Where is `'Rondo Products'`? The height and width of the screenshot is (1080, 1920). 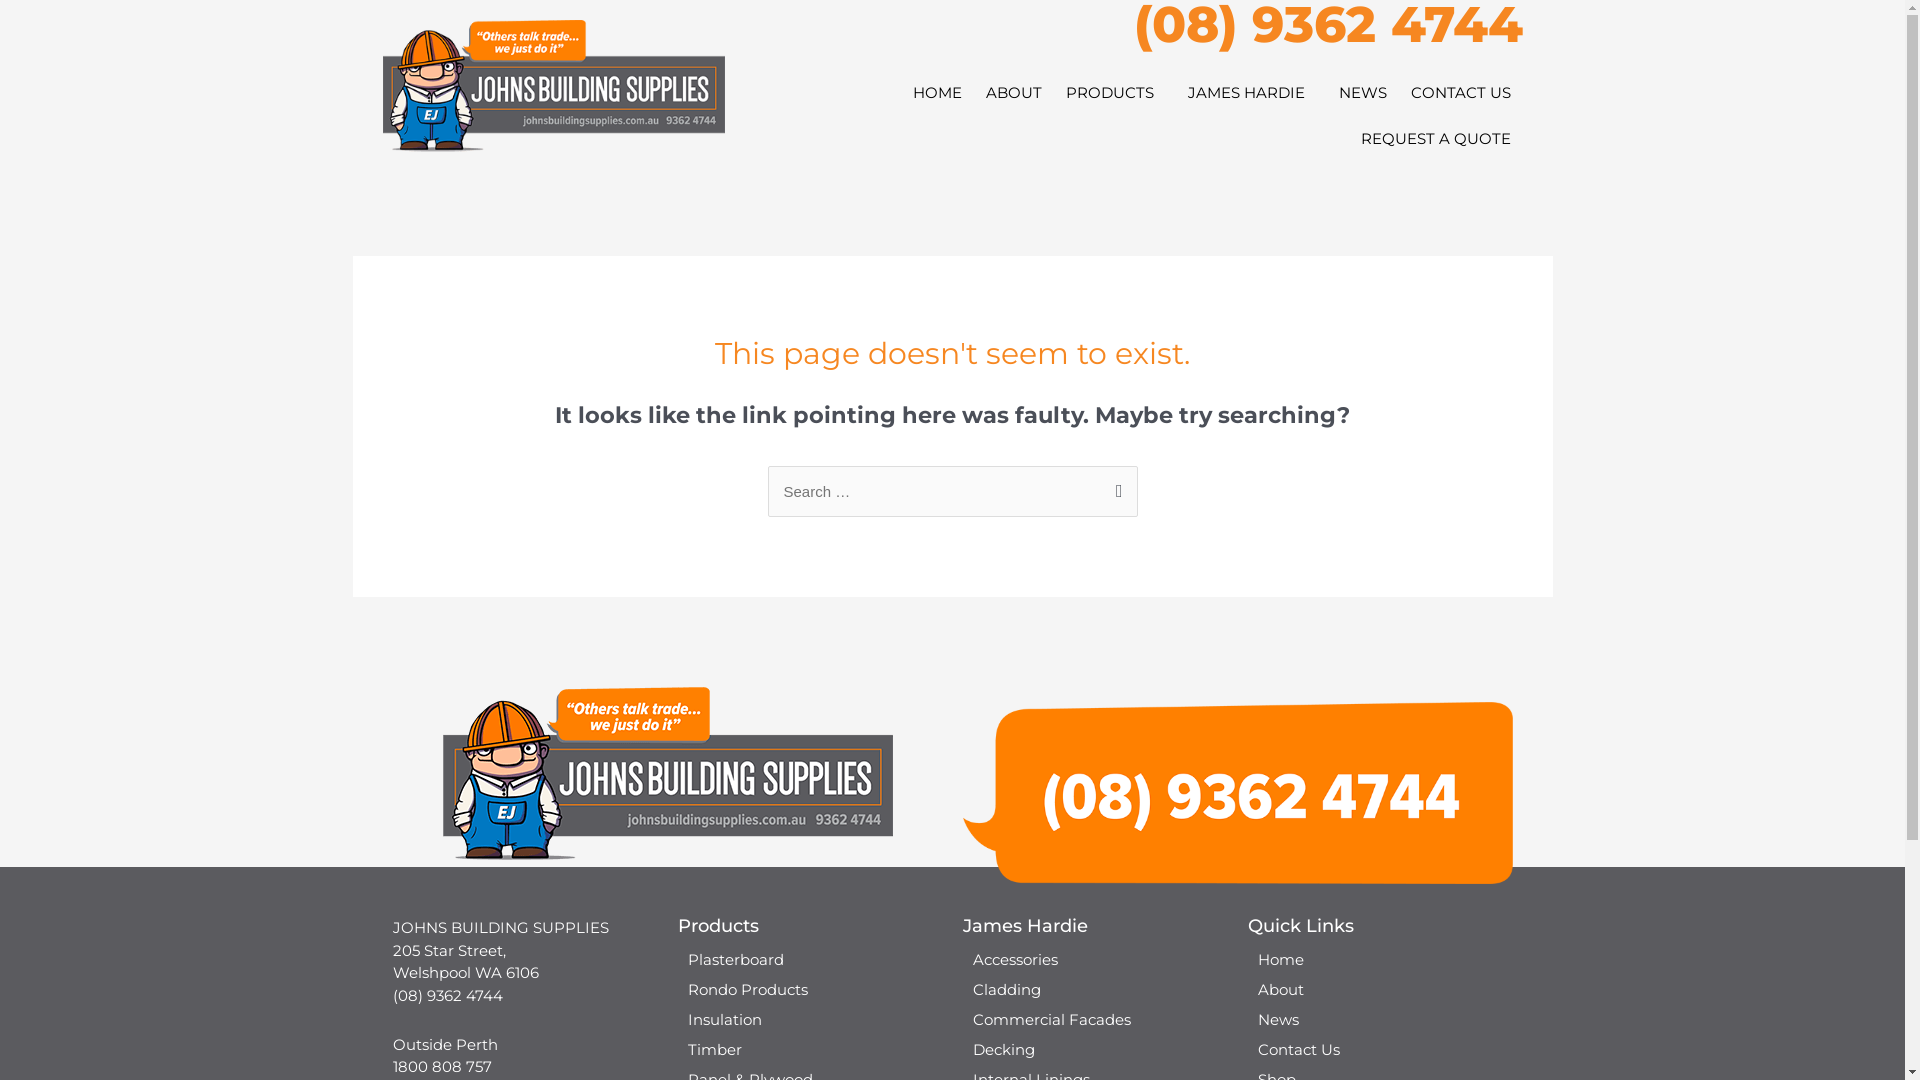 'Rondo Products' is located at coordinates (667, 990).